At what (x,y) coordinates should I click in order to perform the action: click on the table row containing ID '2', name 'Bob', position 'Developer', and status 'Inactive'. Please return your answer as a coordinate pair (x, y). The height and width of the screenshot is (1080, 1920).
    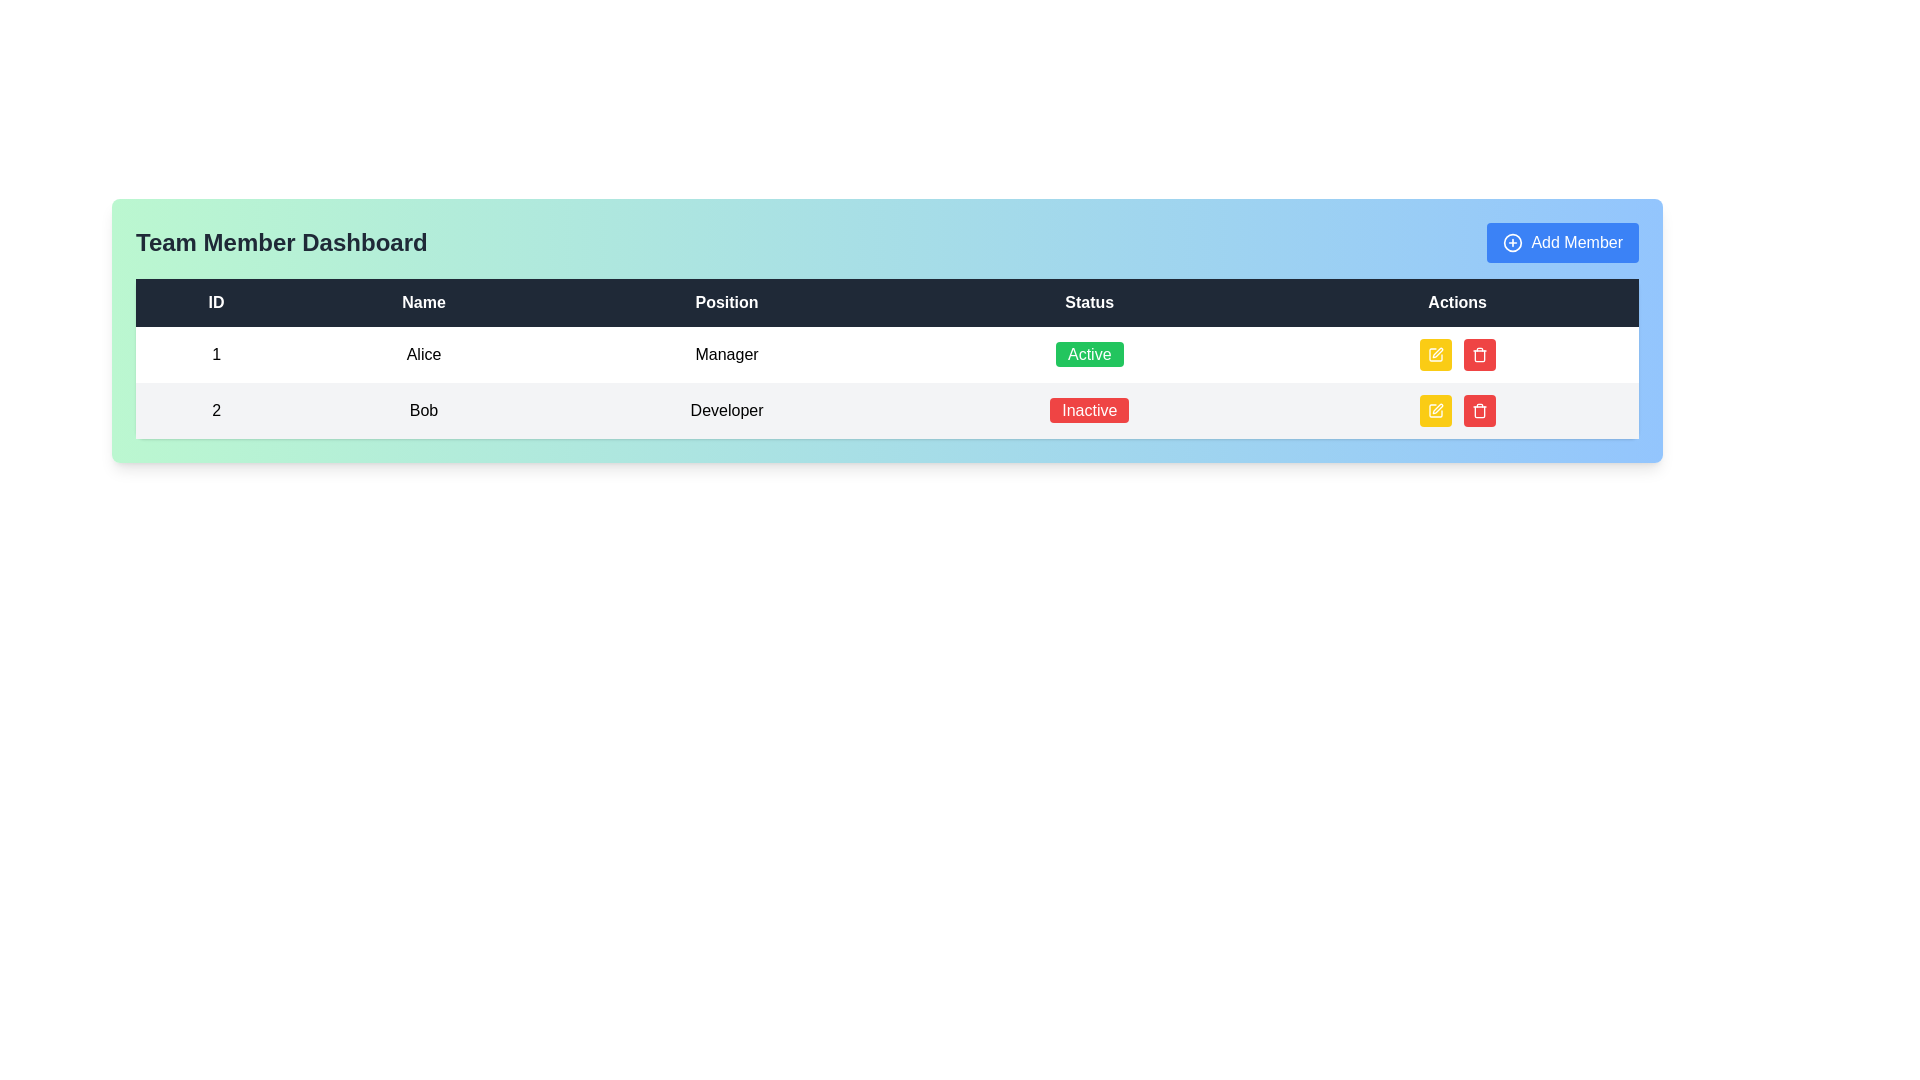
    Looking at the image, I should click on (886, 410).